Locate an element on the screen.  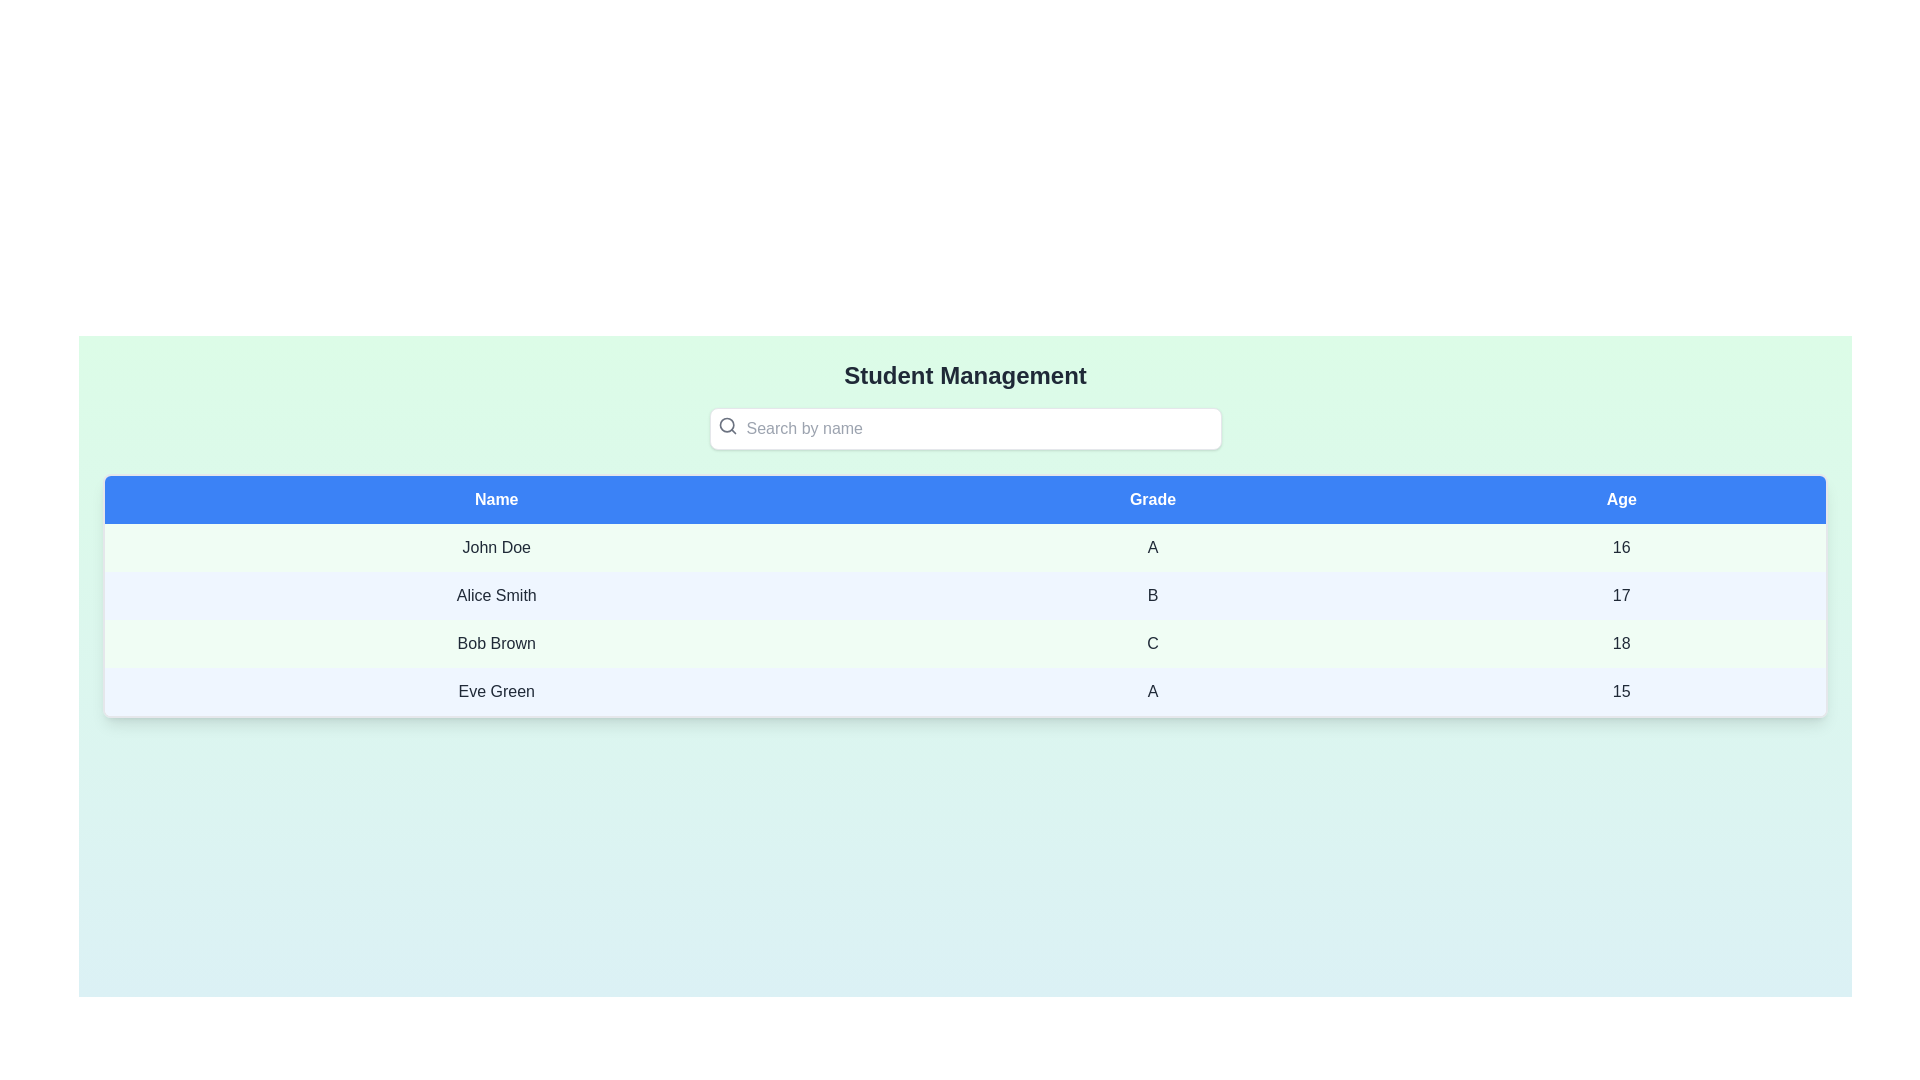
the text label displaying 'A' in the 'Grade' column for 'Eve Green', located in the fourth row and second column of the table is located at coordinates (1152, 690).